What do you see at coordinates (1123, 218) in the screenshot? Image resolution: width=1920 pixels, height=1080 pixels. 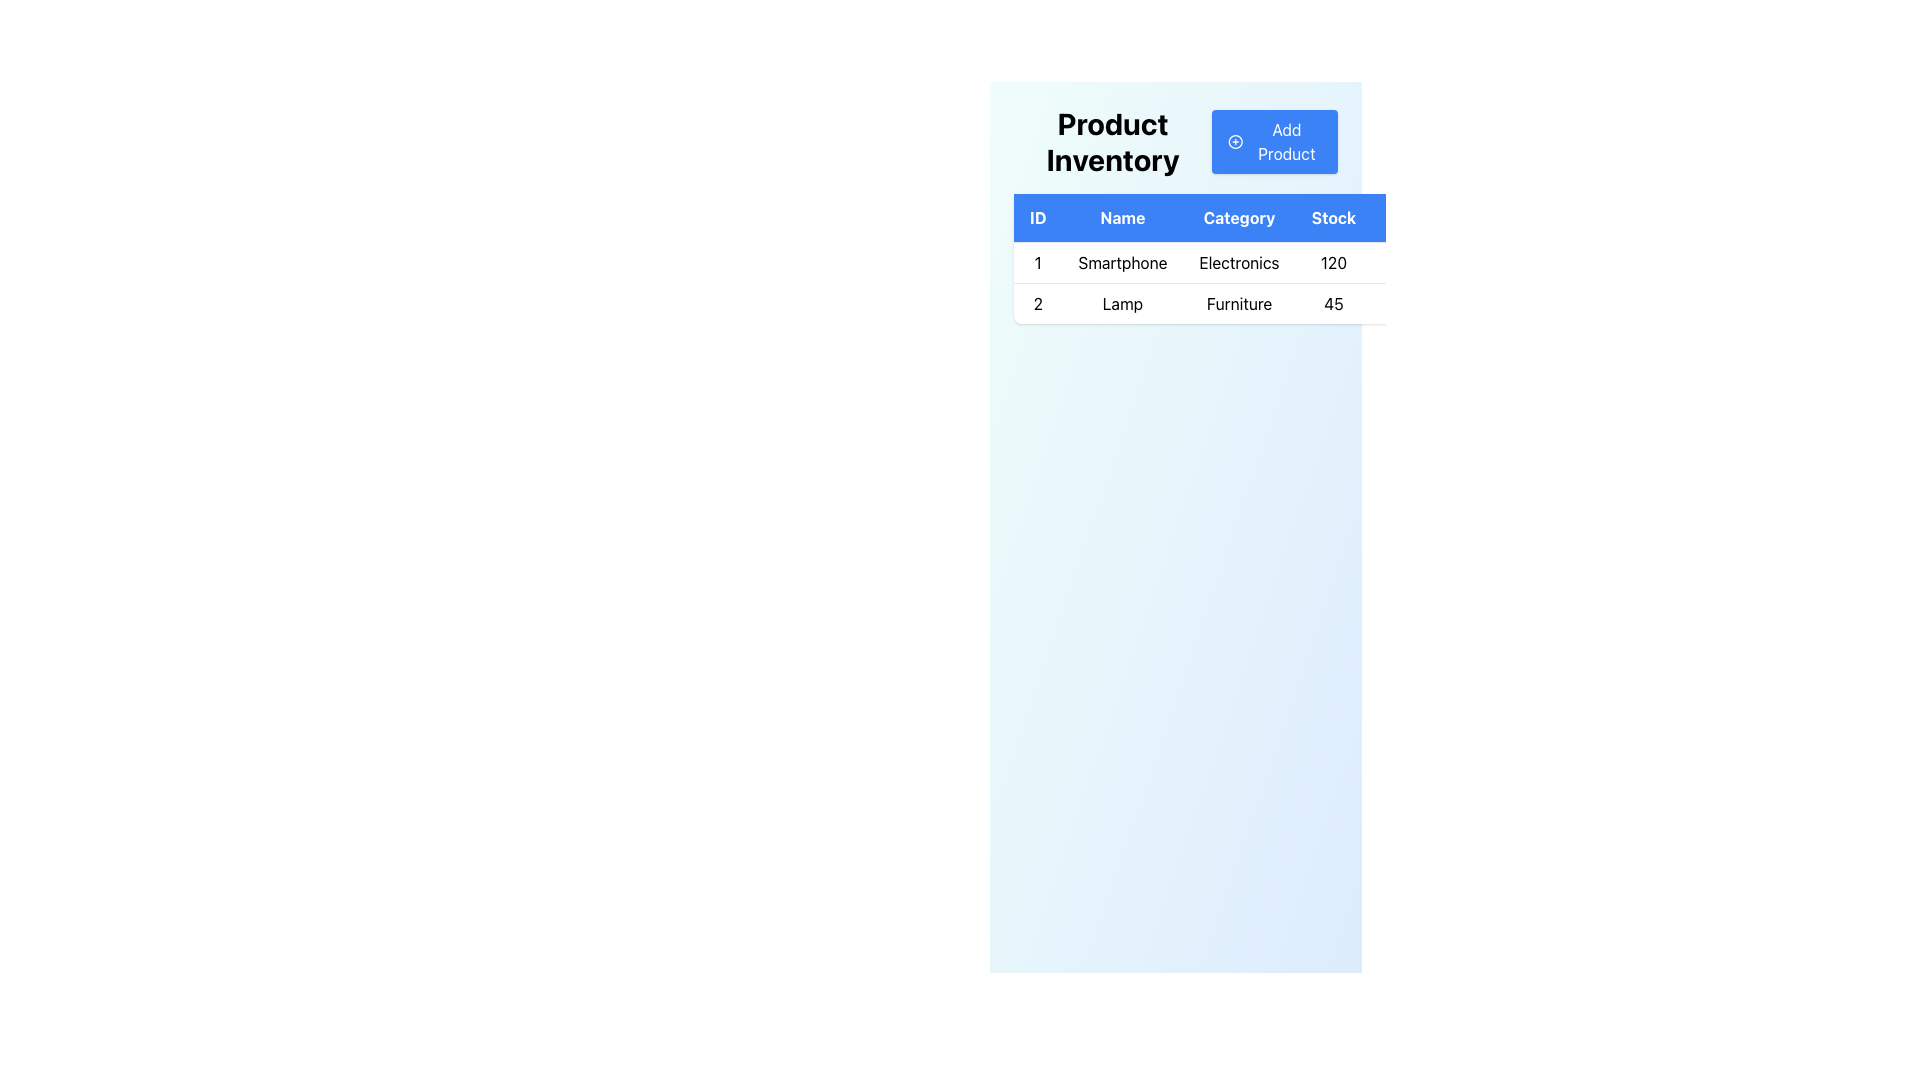 I see `the Table Header element labeled 'Name' which is styled with a blue background and white text, located between the 'ID' and 'Category' headers in the table` at bounding box center [1123, 218].